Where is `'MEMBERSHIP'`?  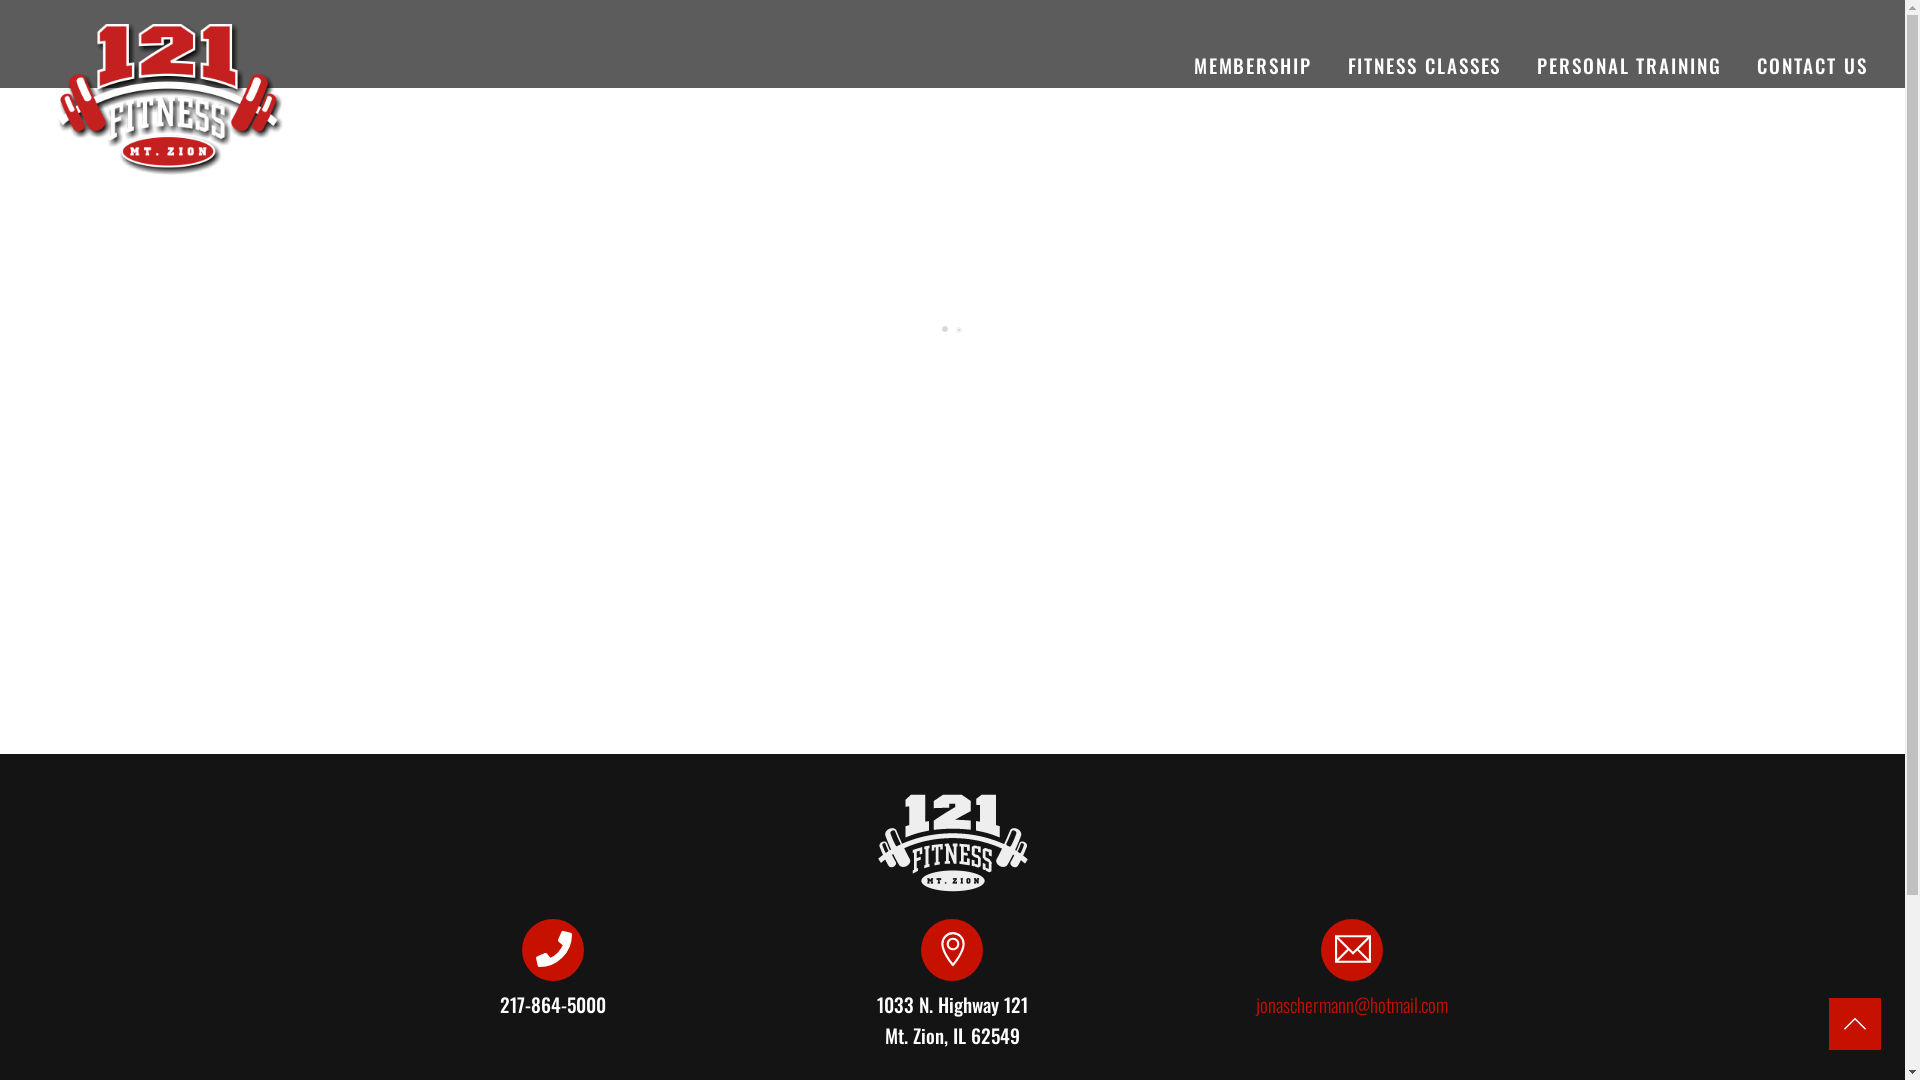
'MEMBERSHIP' is located at coordinates (1251, 67).